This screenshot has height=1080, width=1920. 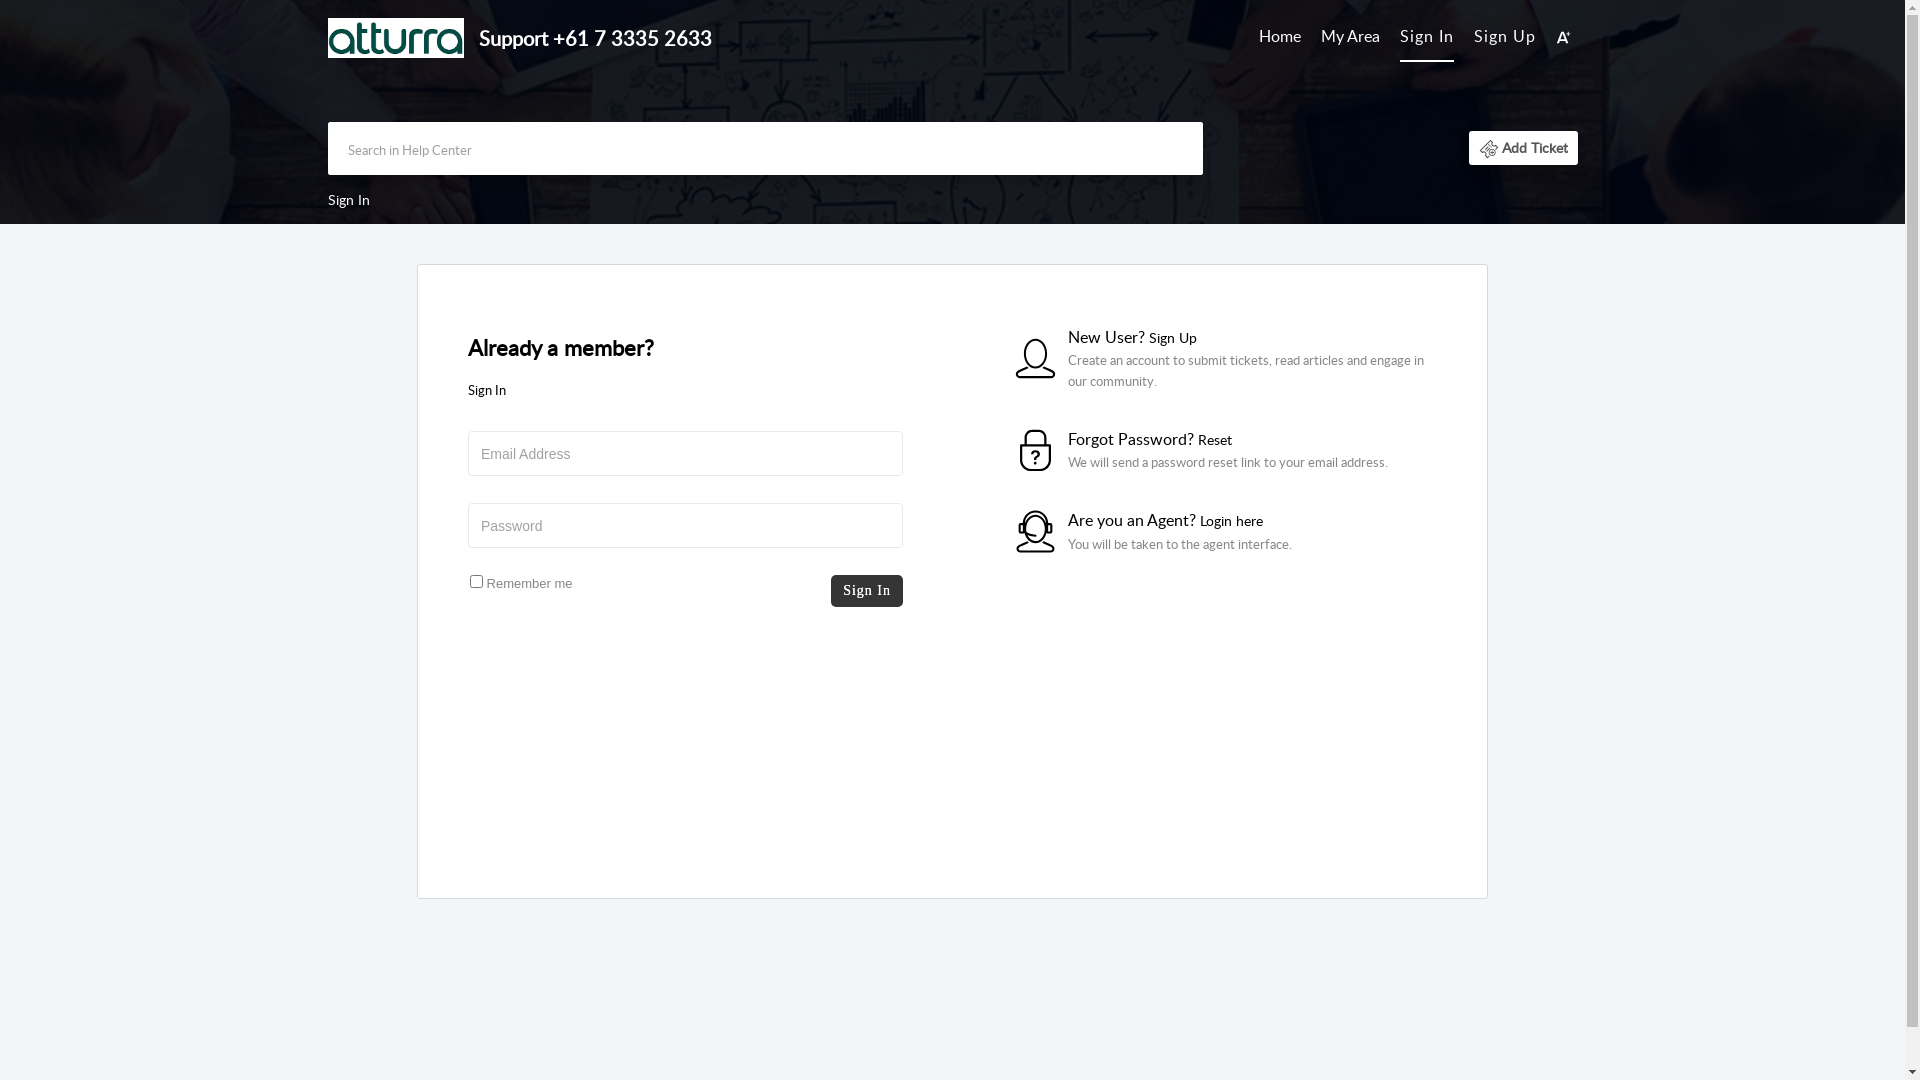 I want to click on 'My Area', so click(x=1320, y=37).